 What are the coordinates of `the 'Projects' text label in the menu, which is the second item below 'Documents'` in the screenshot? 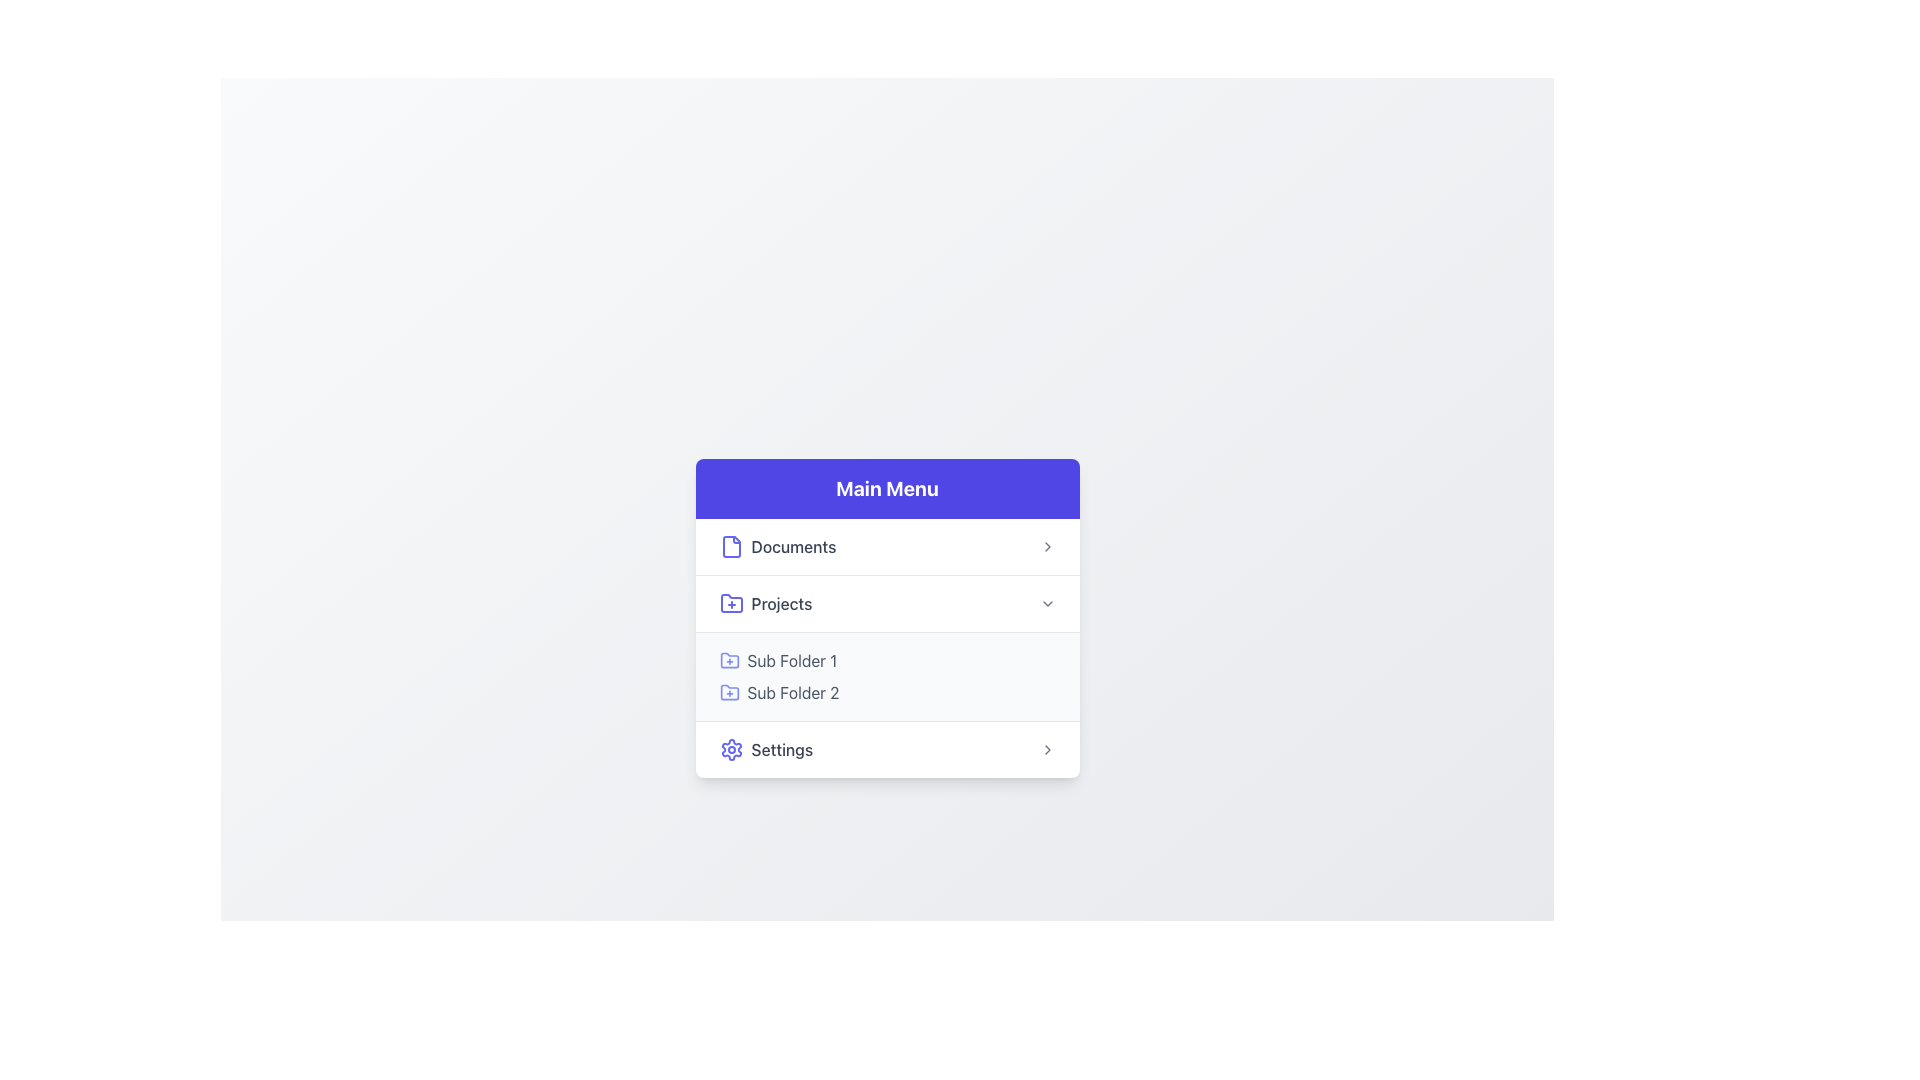 It's located at (781, 602).